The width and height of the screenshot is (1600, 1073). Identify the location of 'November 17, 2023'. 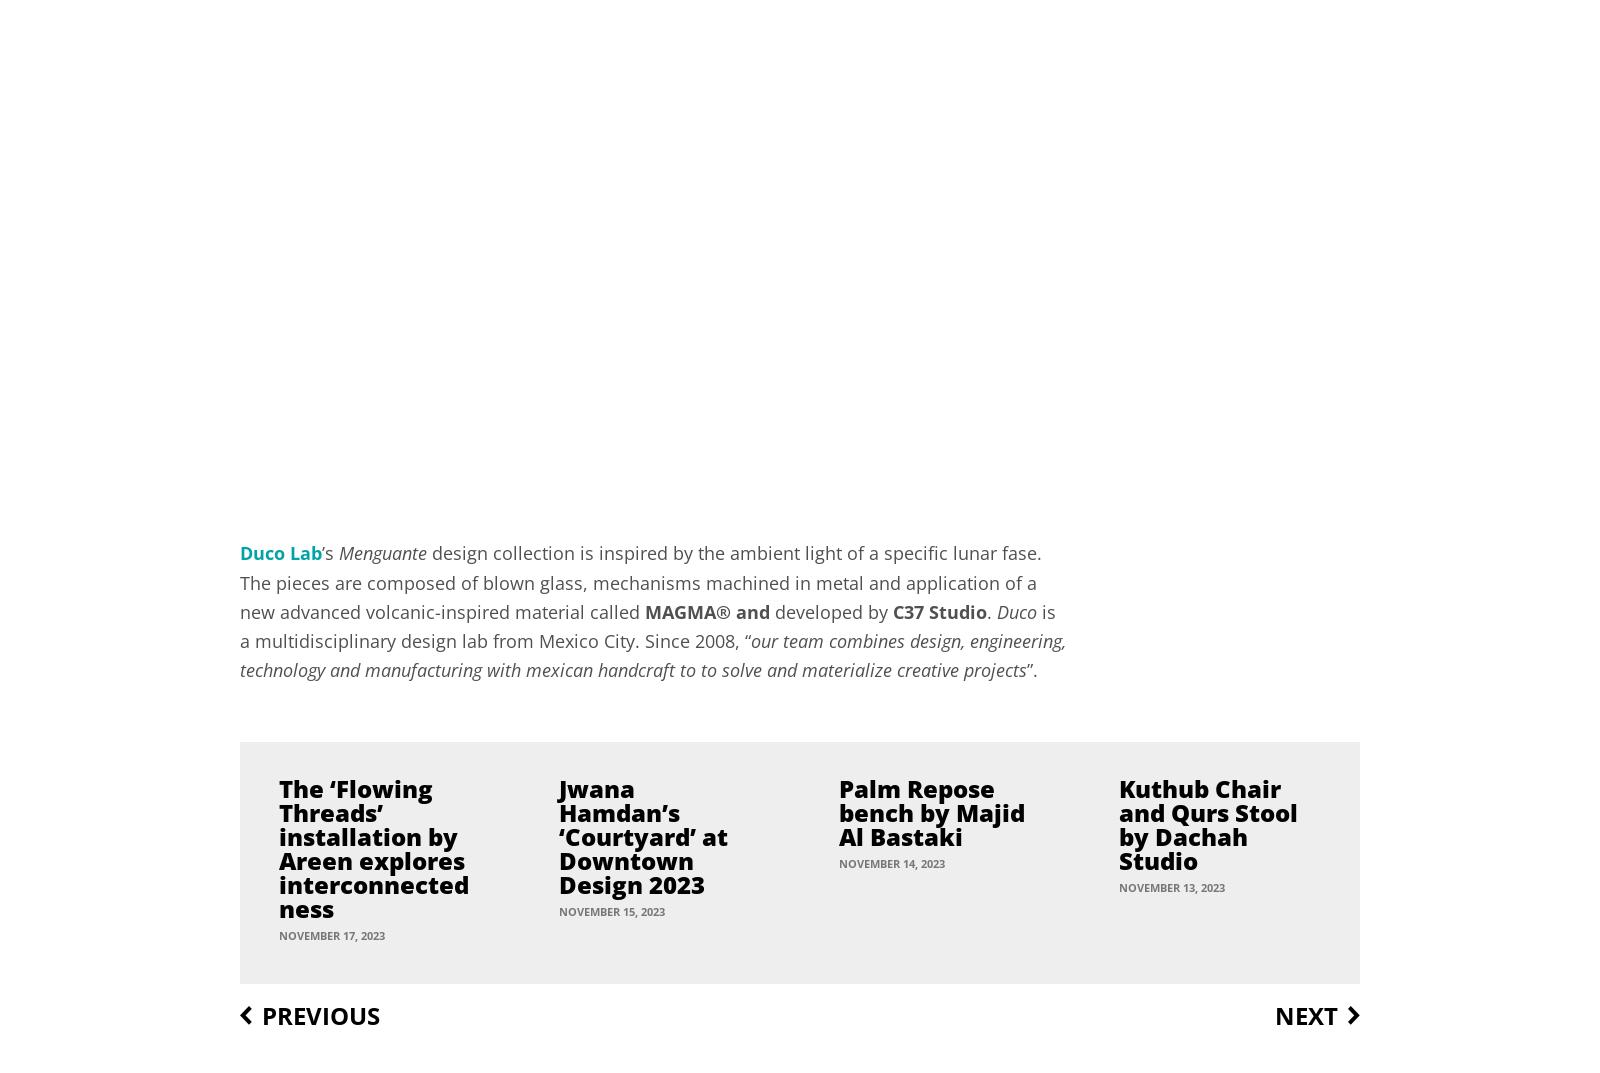
(279, 934).